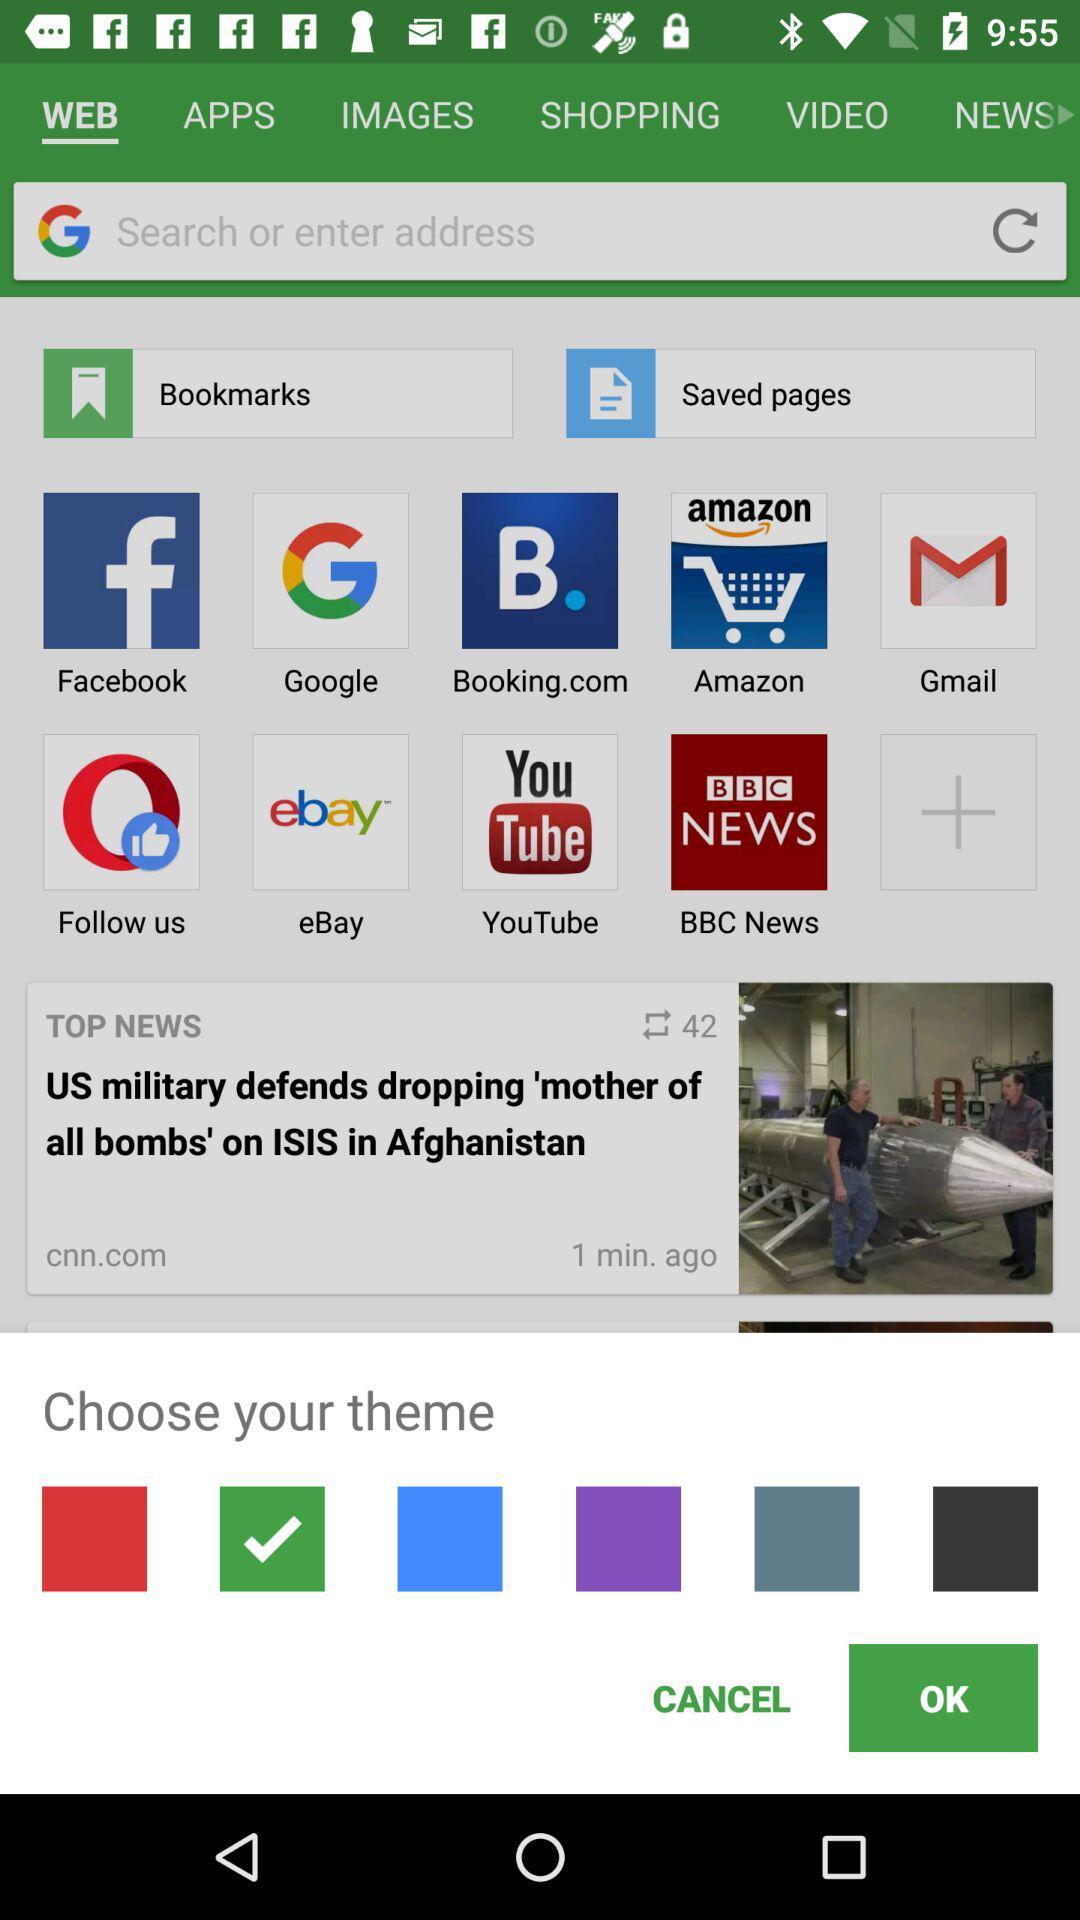 The width and height of the screenshot is (1080, 1920). I want to click on the text which says cancel, so click(721, 1697).